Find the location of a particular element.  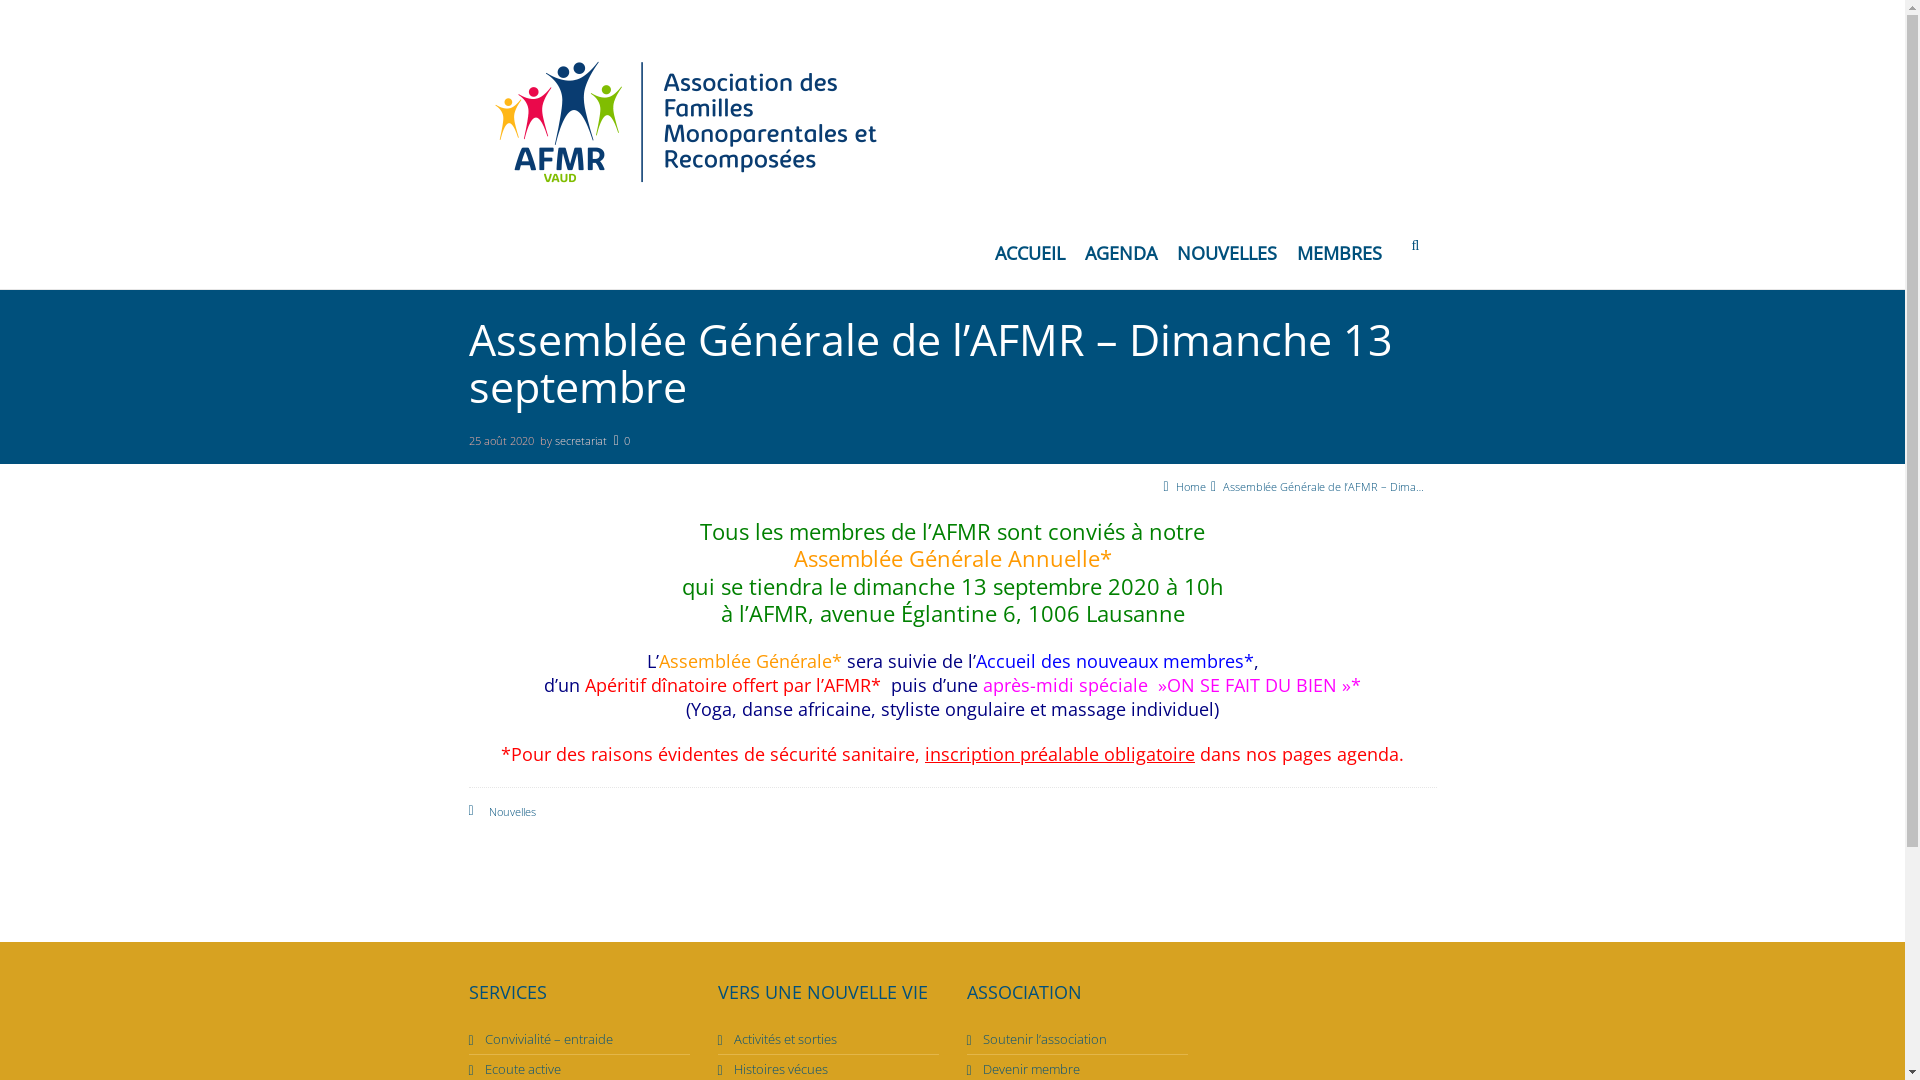

'ACCUEIL' is located at coordinates (1028, 257).